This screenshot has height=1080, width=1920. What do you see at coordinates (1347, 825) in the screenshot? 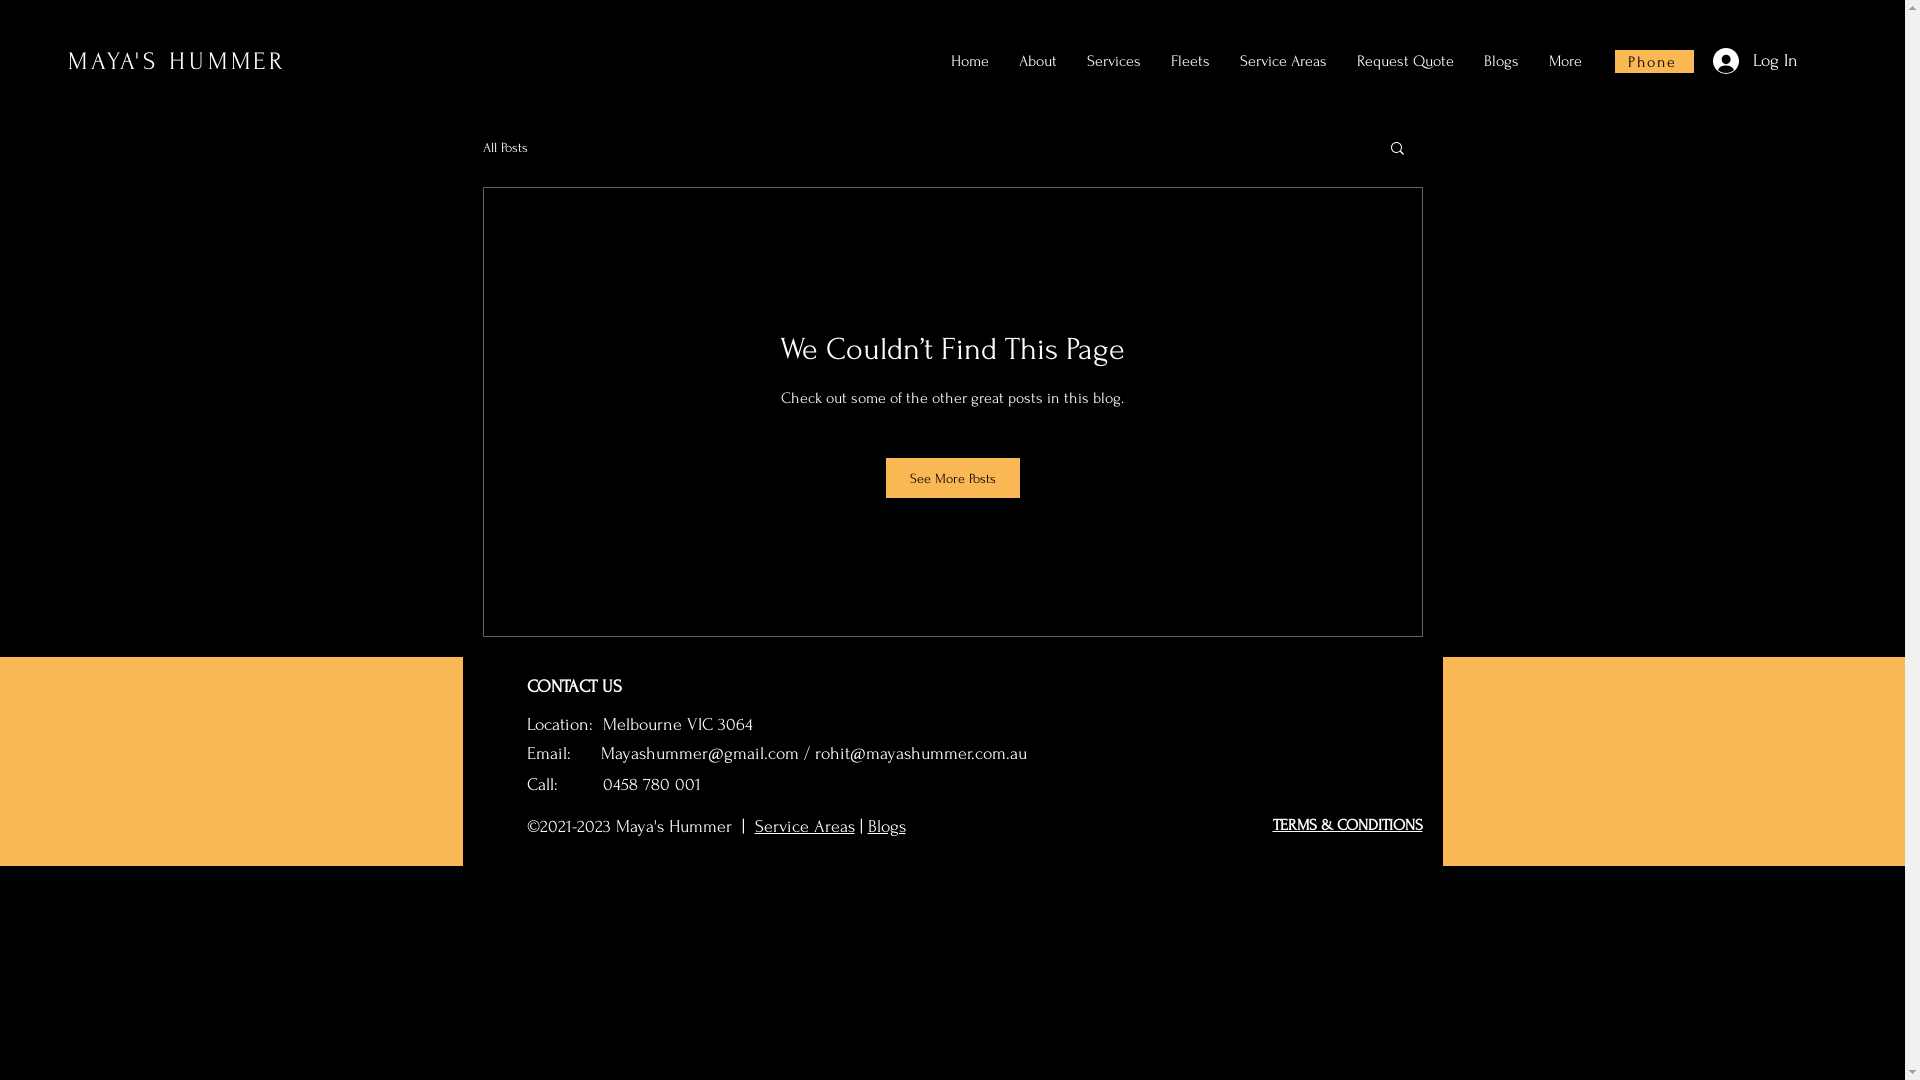
I see `'TERMS & CONDITIONS'` at bounding box center [1347, 825].